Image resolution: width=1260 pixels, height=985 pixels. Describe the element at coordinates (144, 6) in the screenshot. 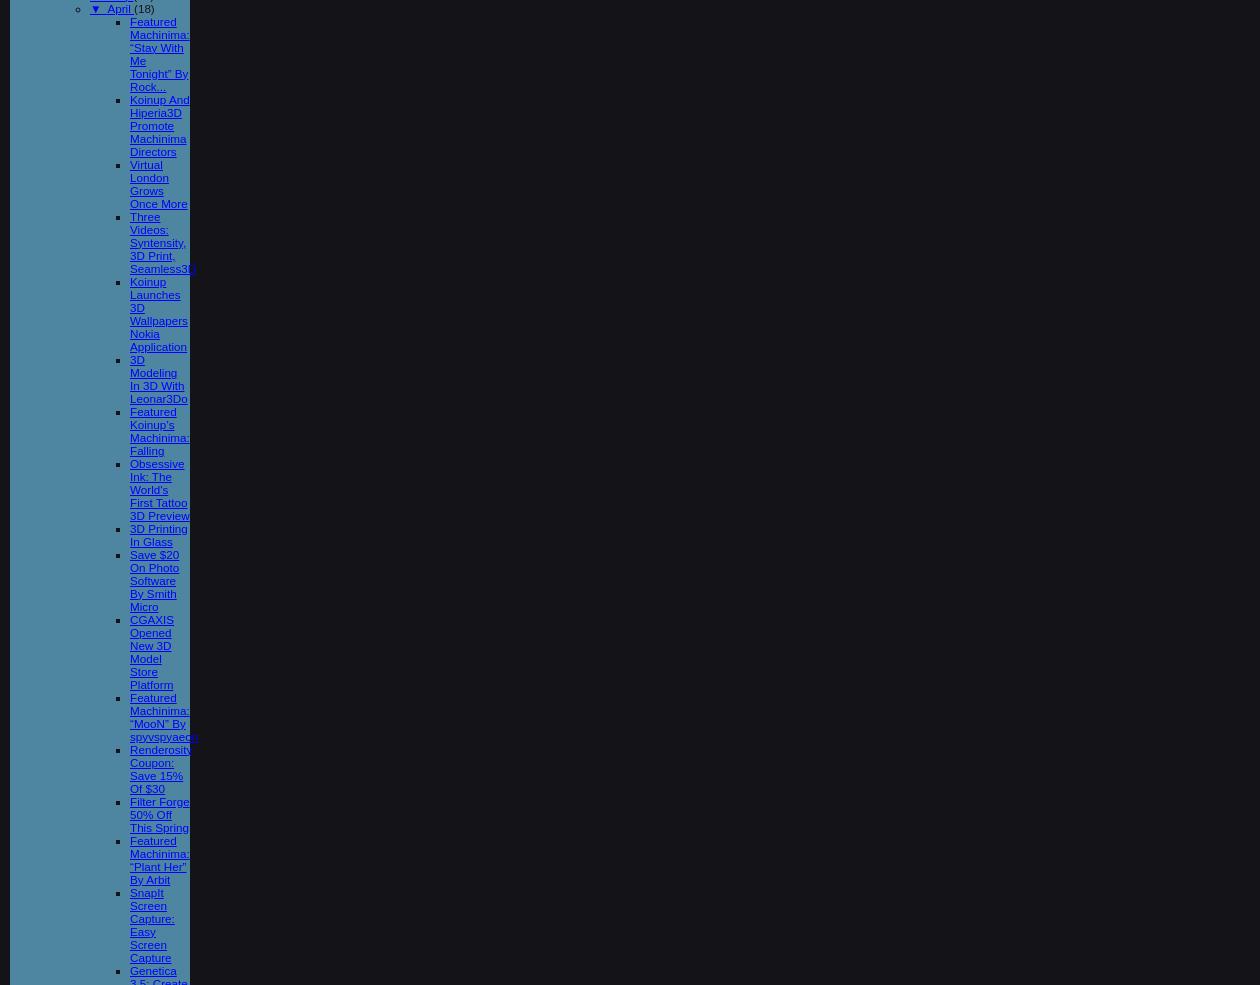

I see `'(18)'` at that location.